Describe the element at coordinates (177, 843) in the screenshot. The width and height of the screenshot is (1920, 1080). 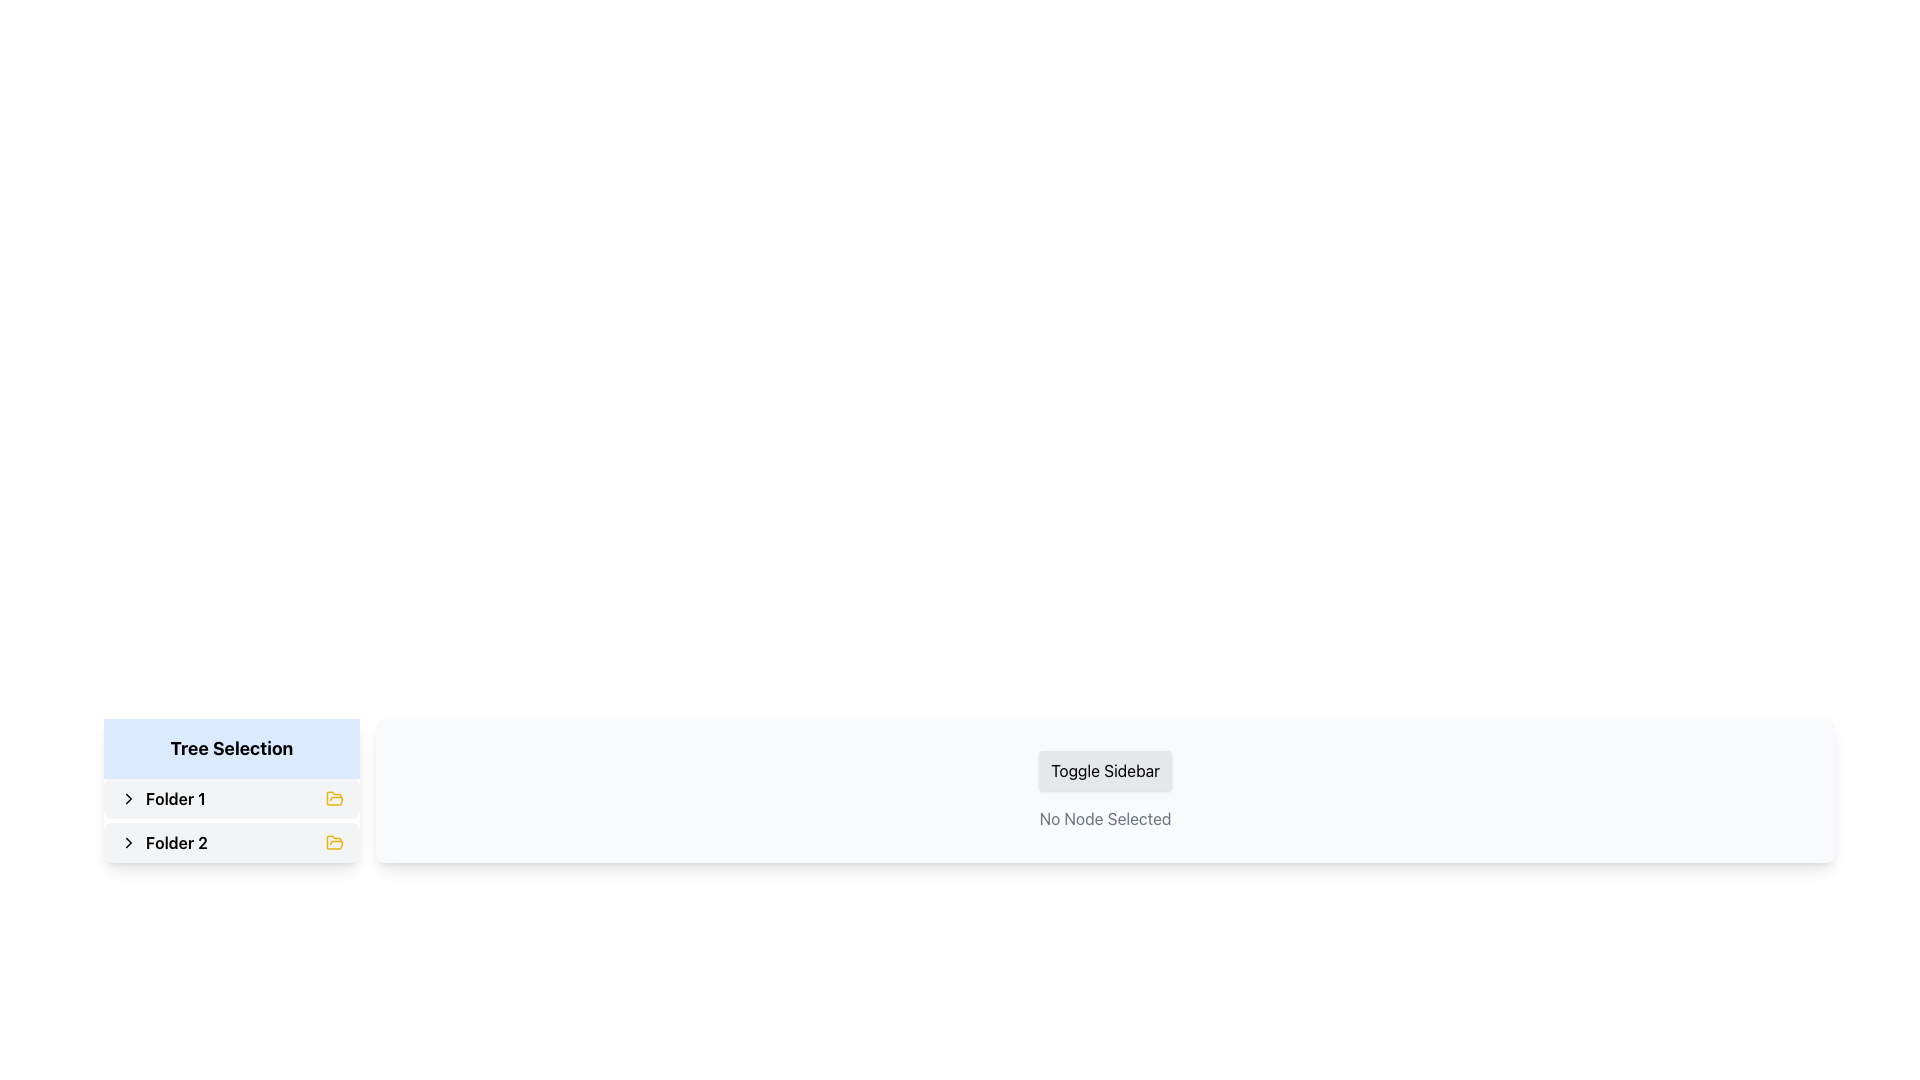
I see `the text label displaying 'Folder 2', which is styled with a bold font and positioned to the right of a triangular icon and a folder glyph in the Tree Selection section` at that location.